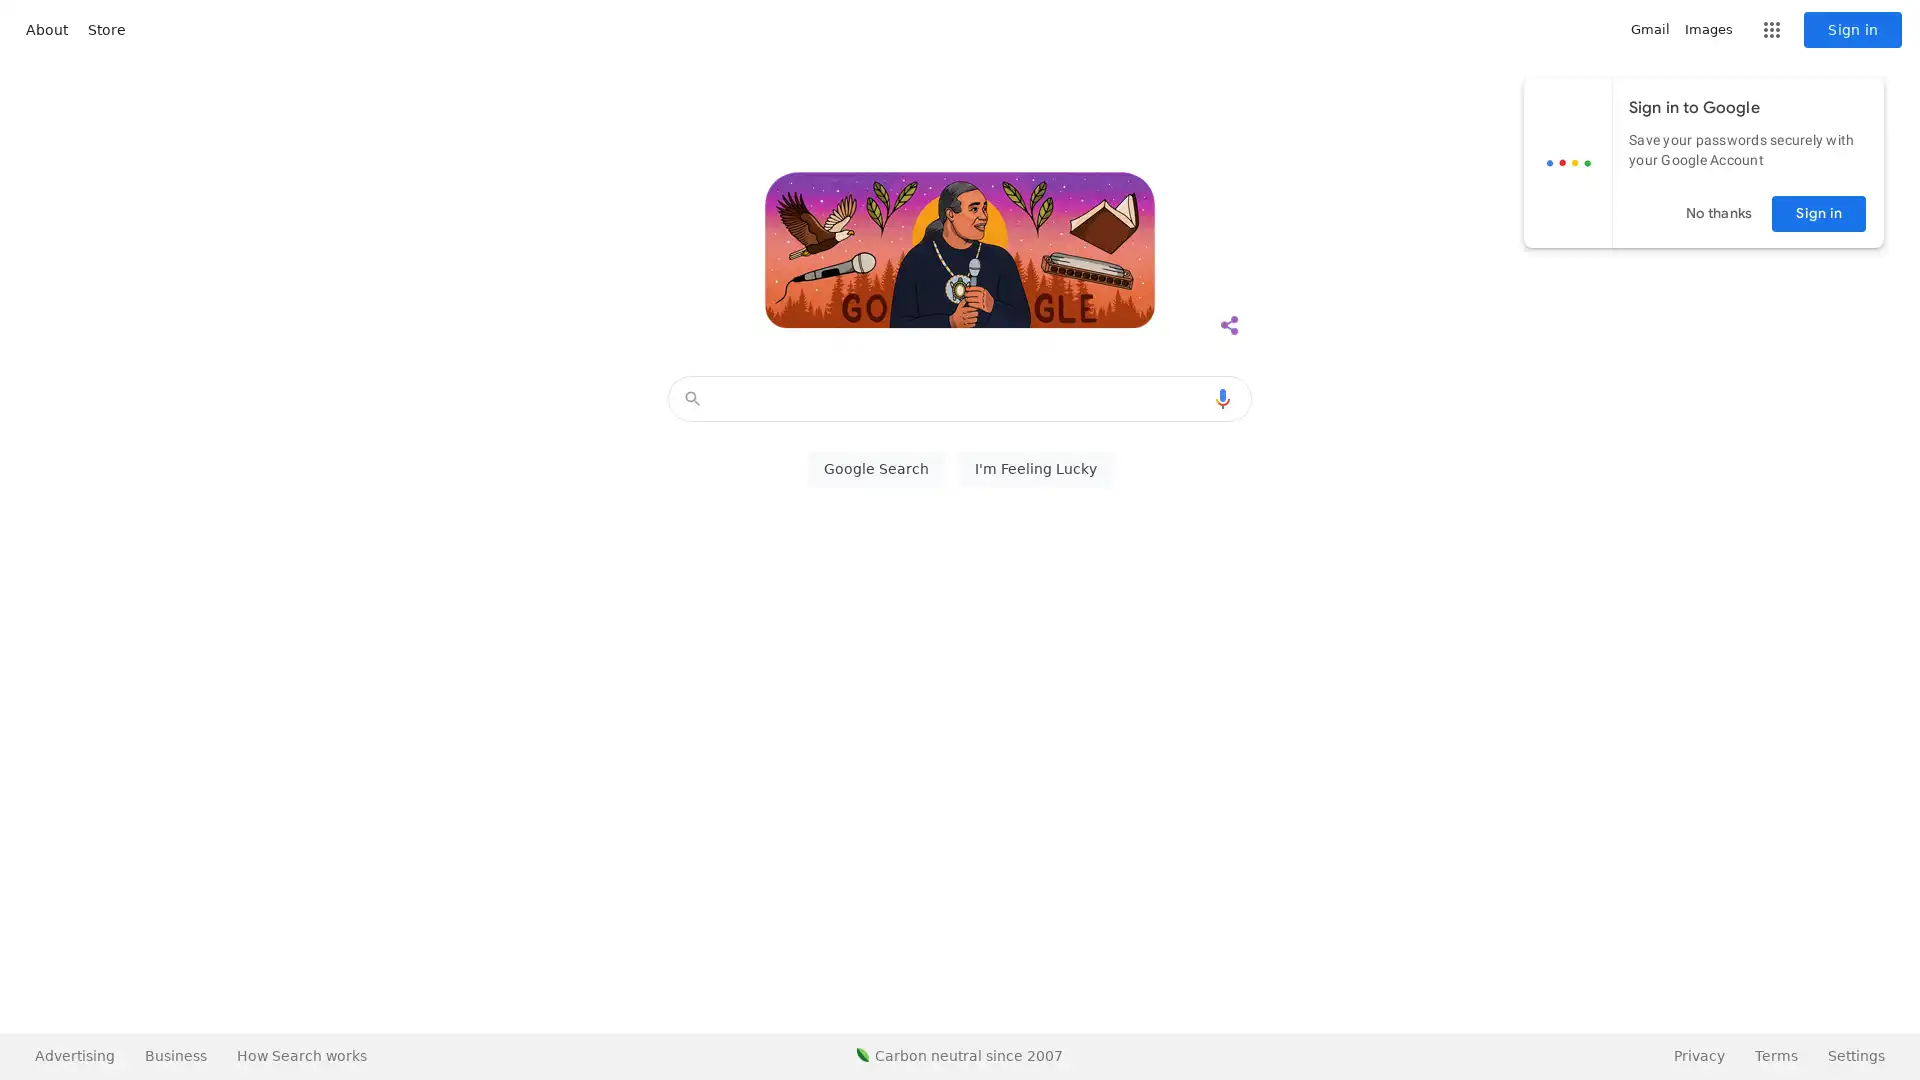 This screenshot has height=1080, width=1920. What do you see at coordinates (1035, 469) in the screenshot?
I see `I'm Feeling Lucky` at bounding box center [1035, 469].